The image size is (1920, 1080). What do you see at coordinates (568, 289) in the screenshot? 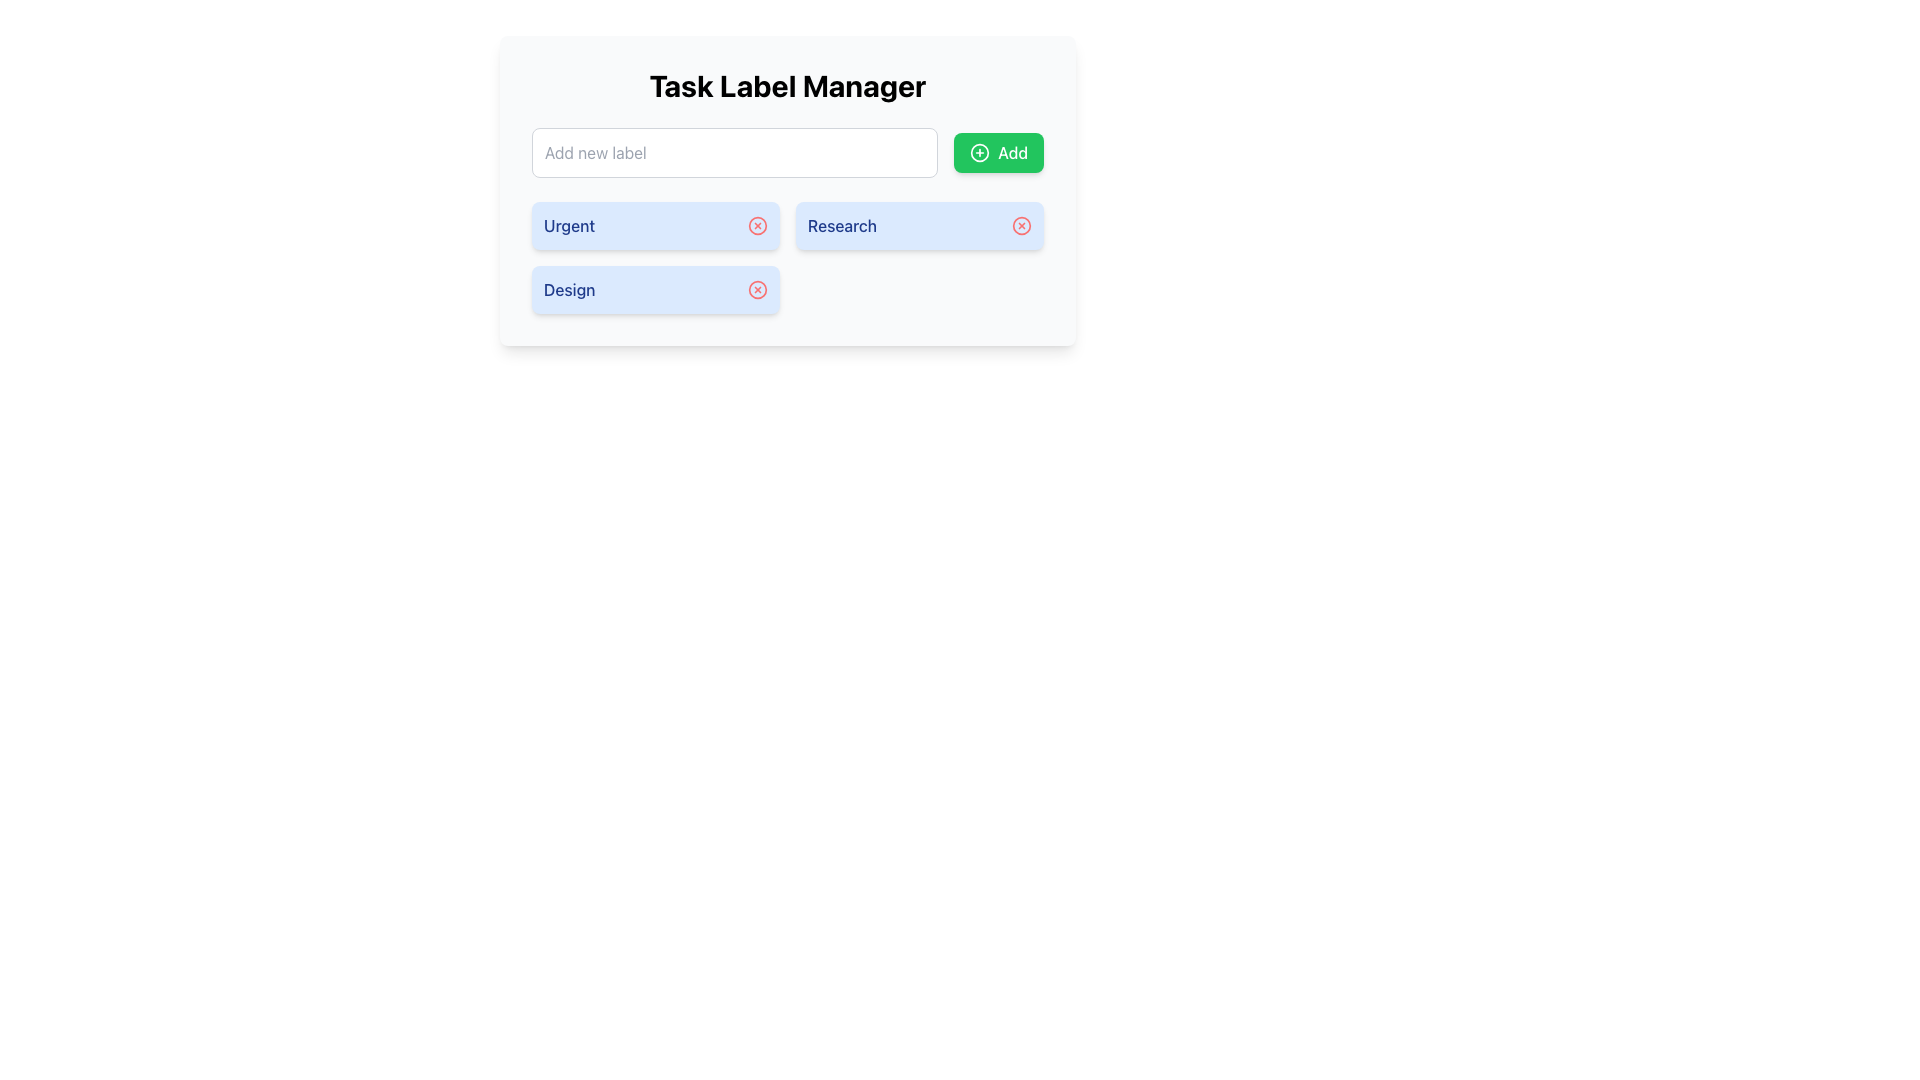
I see `the nearby components adjacent to the 'Design' text label, which is styled in blue and positioned in a blue rounded rectangular box` at bounding box center [568, 289].